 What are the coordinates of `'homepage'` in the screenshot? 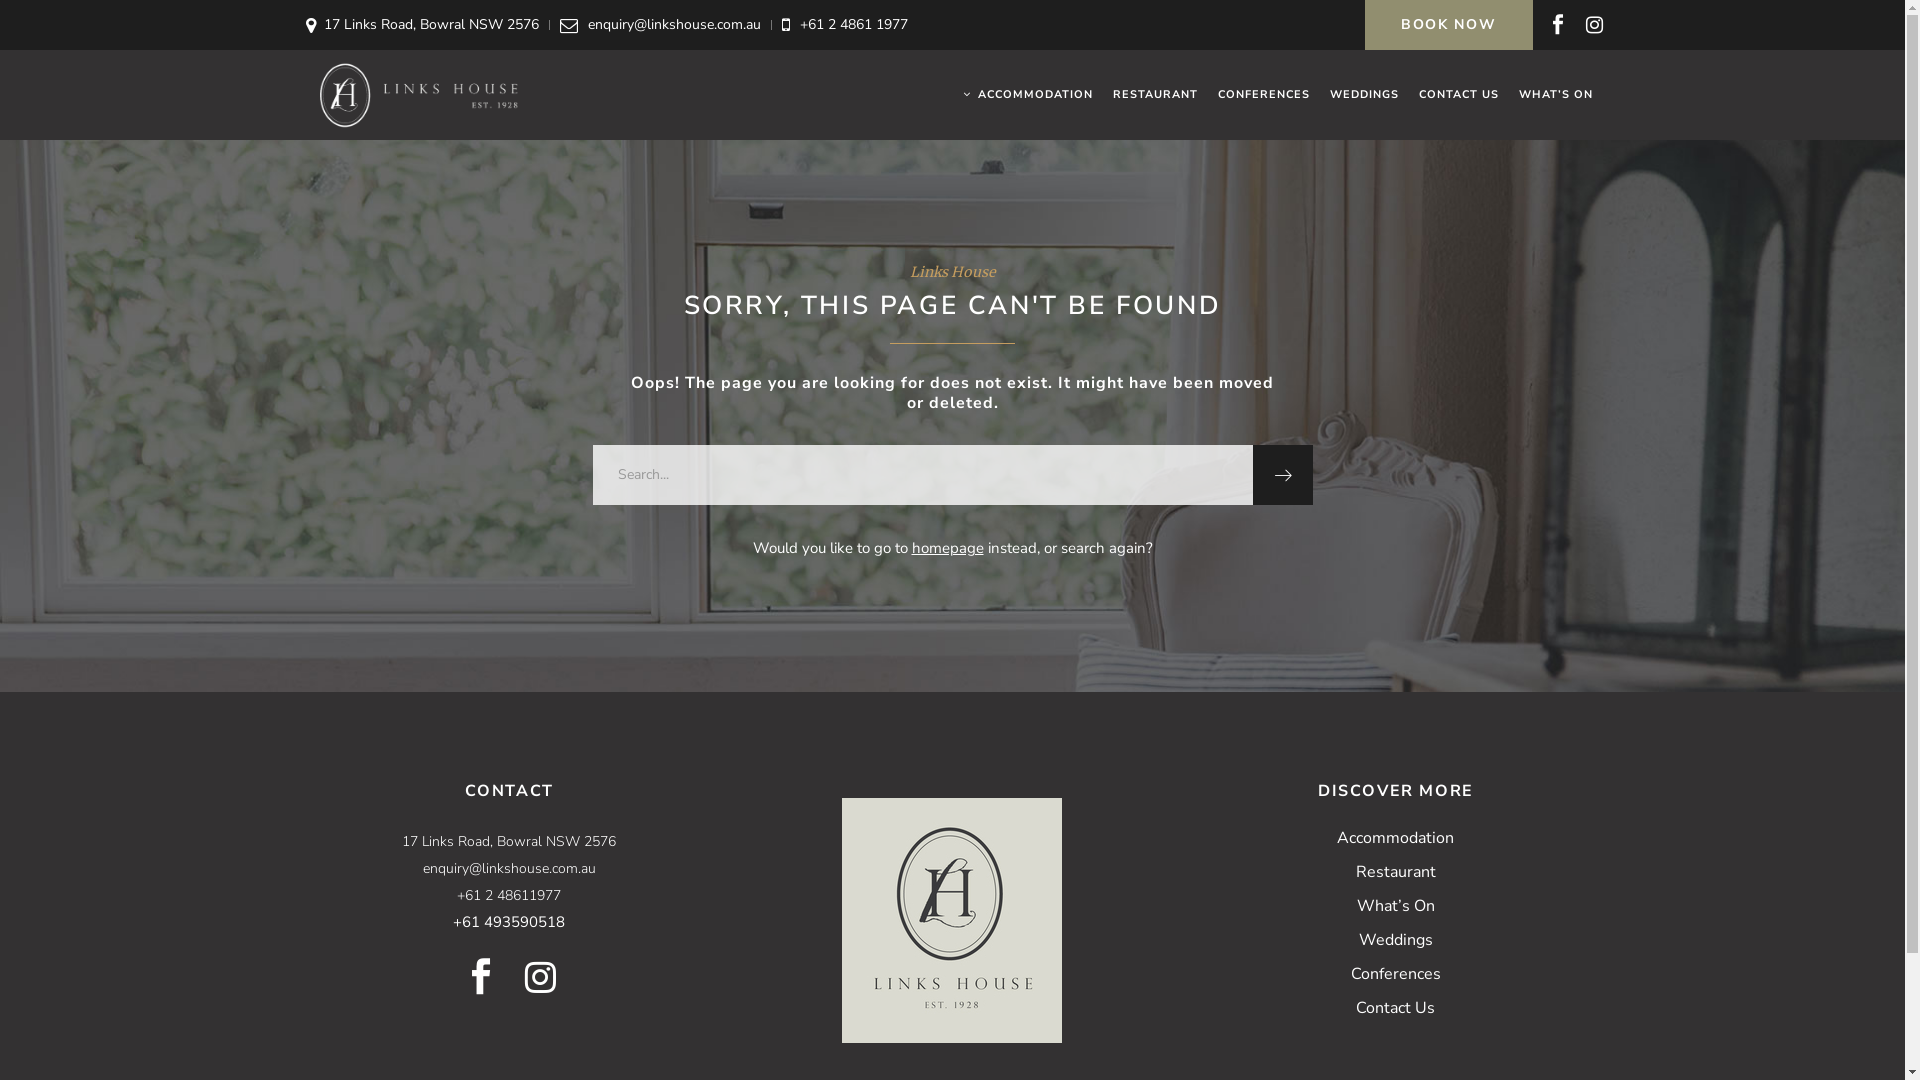 It's located at (911, 547).